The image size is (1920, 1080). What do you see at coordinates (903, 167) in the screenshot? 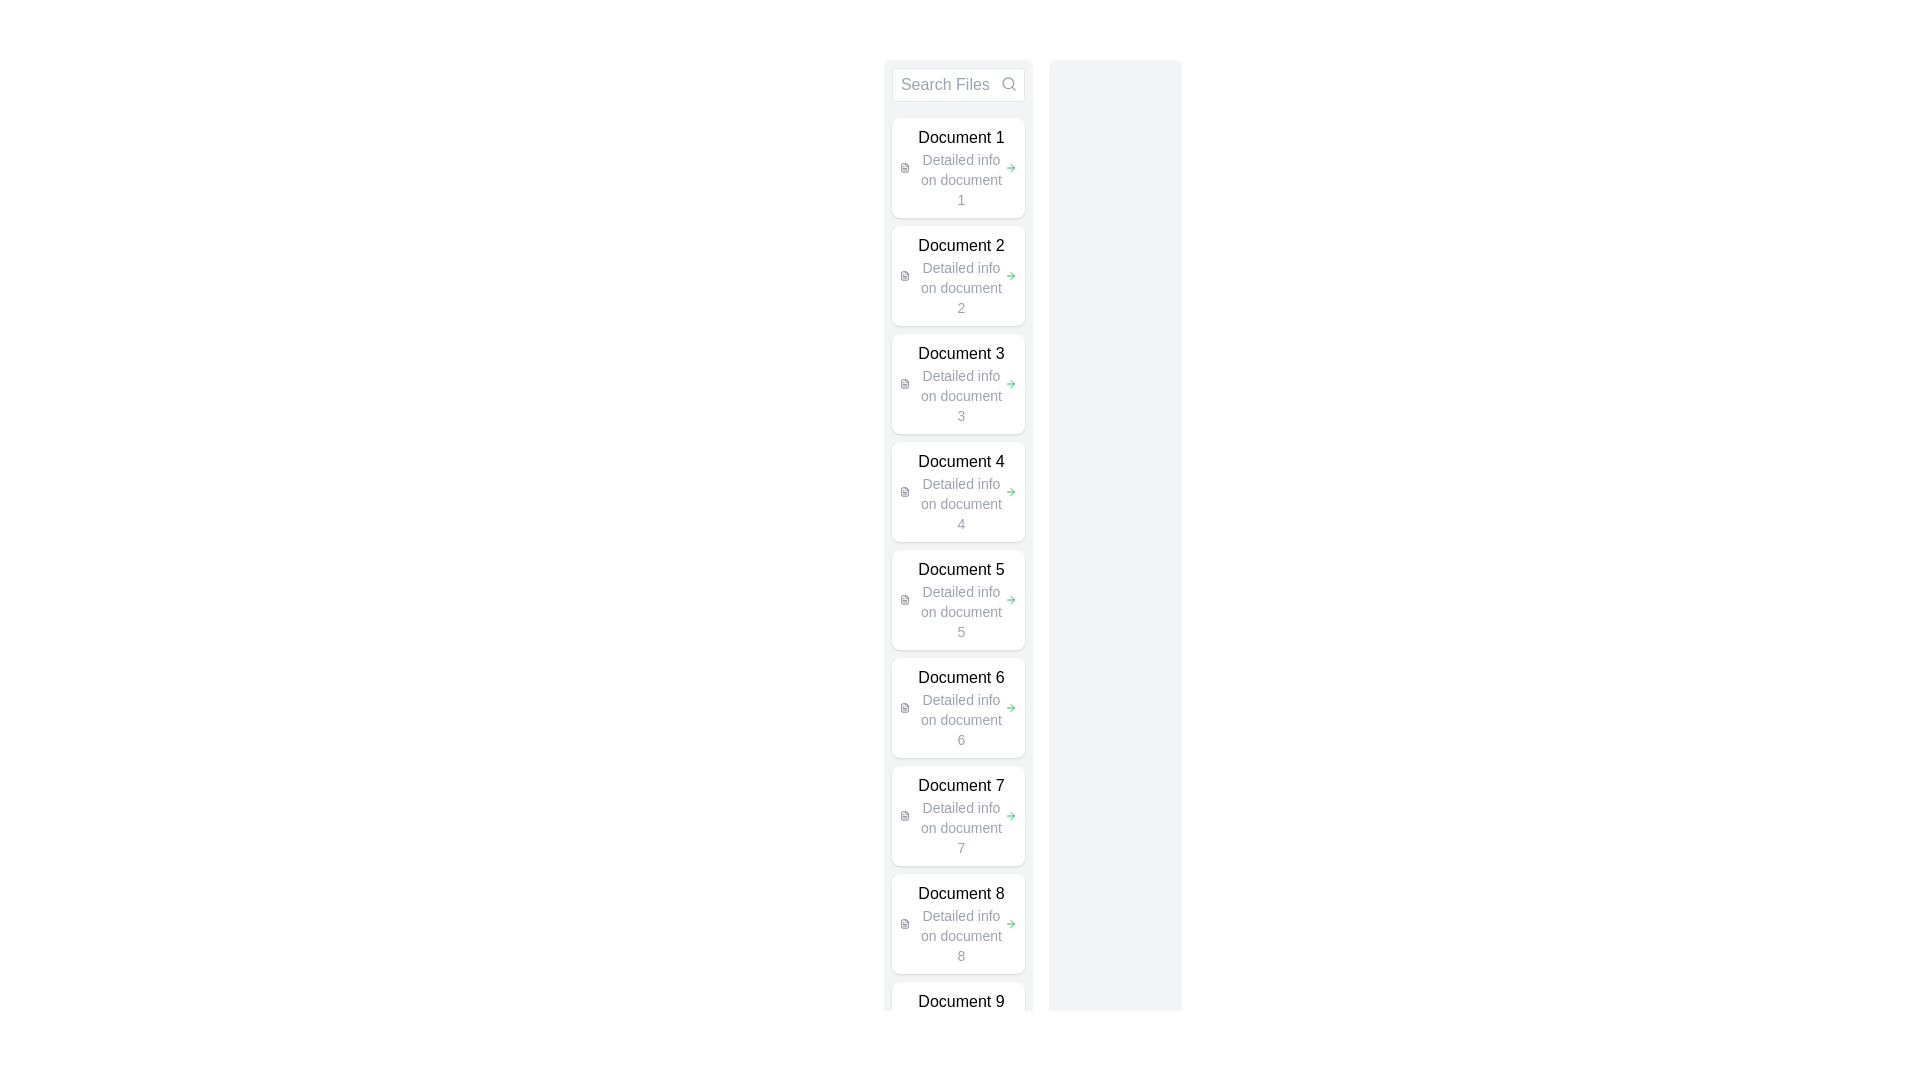
I see `the small file document icon outlined in gray, located to the left of the text title 'Document 1' in the first document card` at bounding box center [903, 167].